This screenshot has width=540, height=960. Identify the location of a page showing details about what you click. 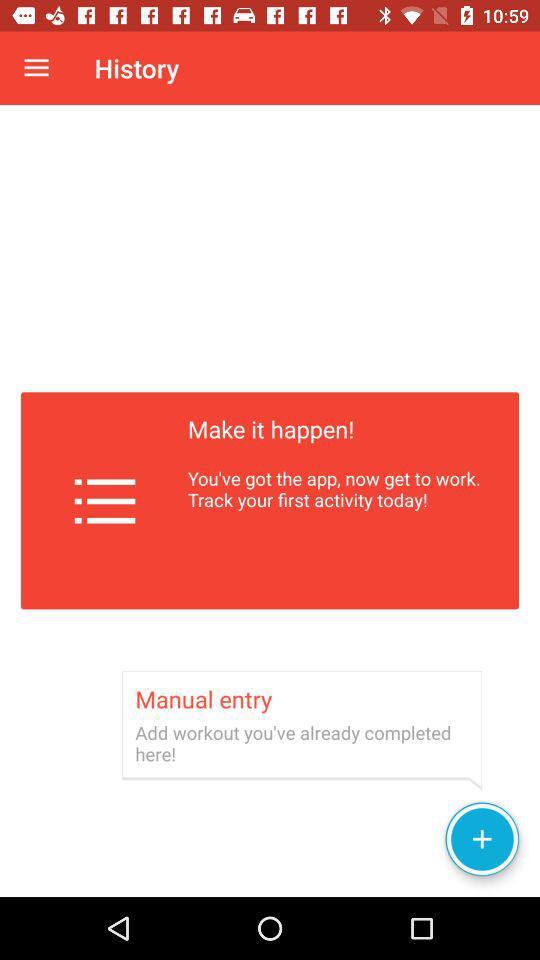
(270, 500).